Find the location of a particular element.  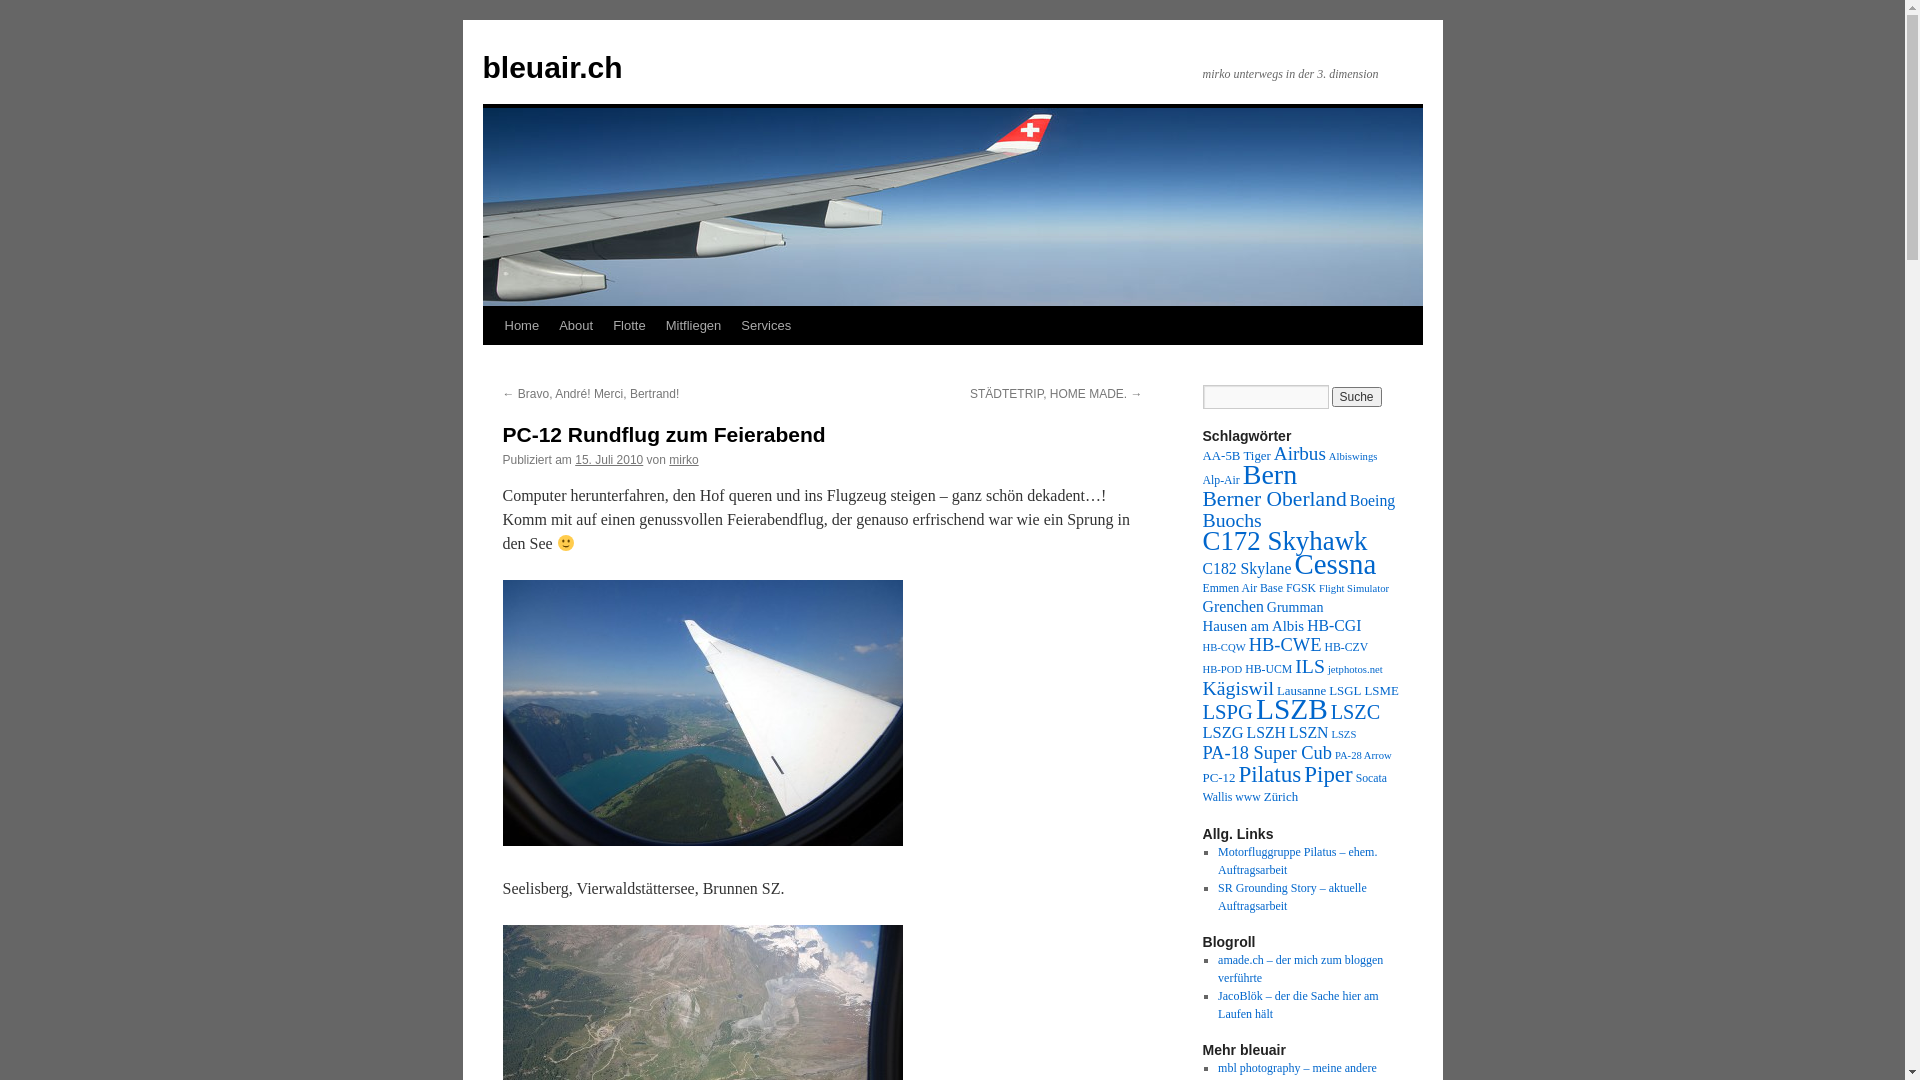

'C172 Skyhawk' is located at coordinates (1284, 540).